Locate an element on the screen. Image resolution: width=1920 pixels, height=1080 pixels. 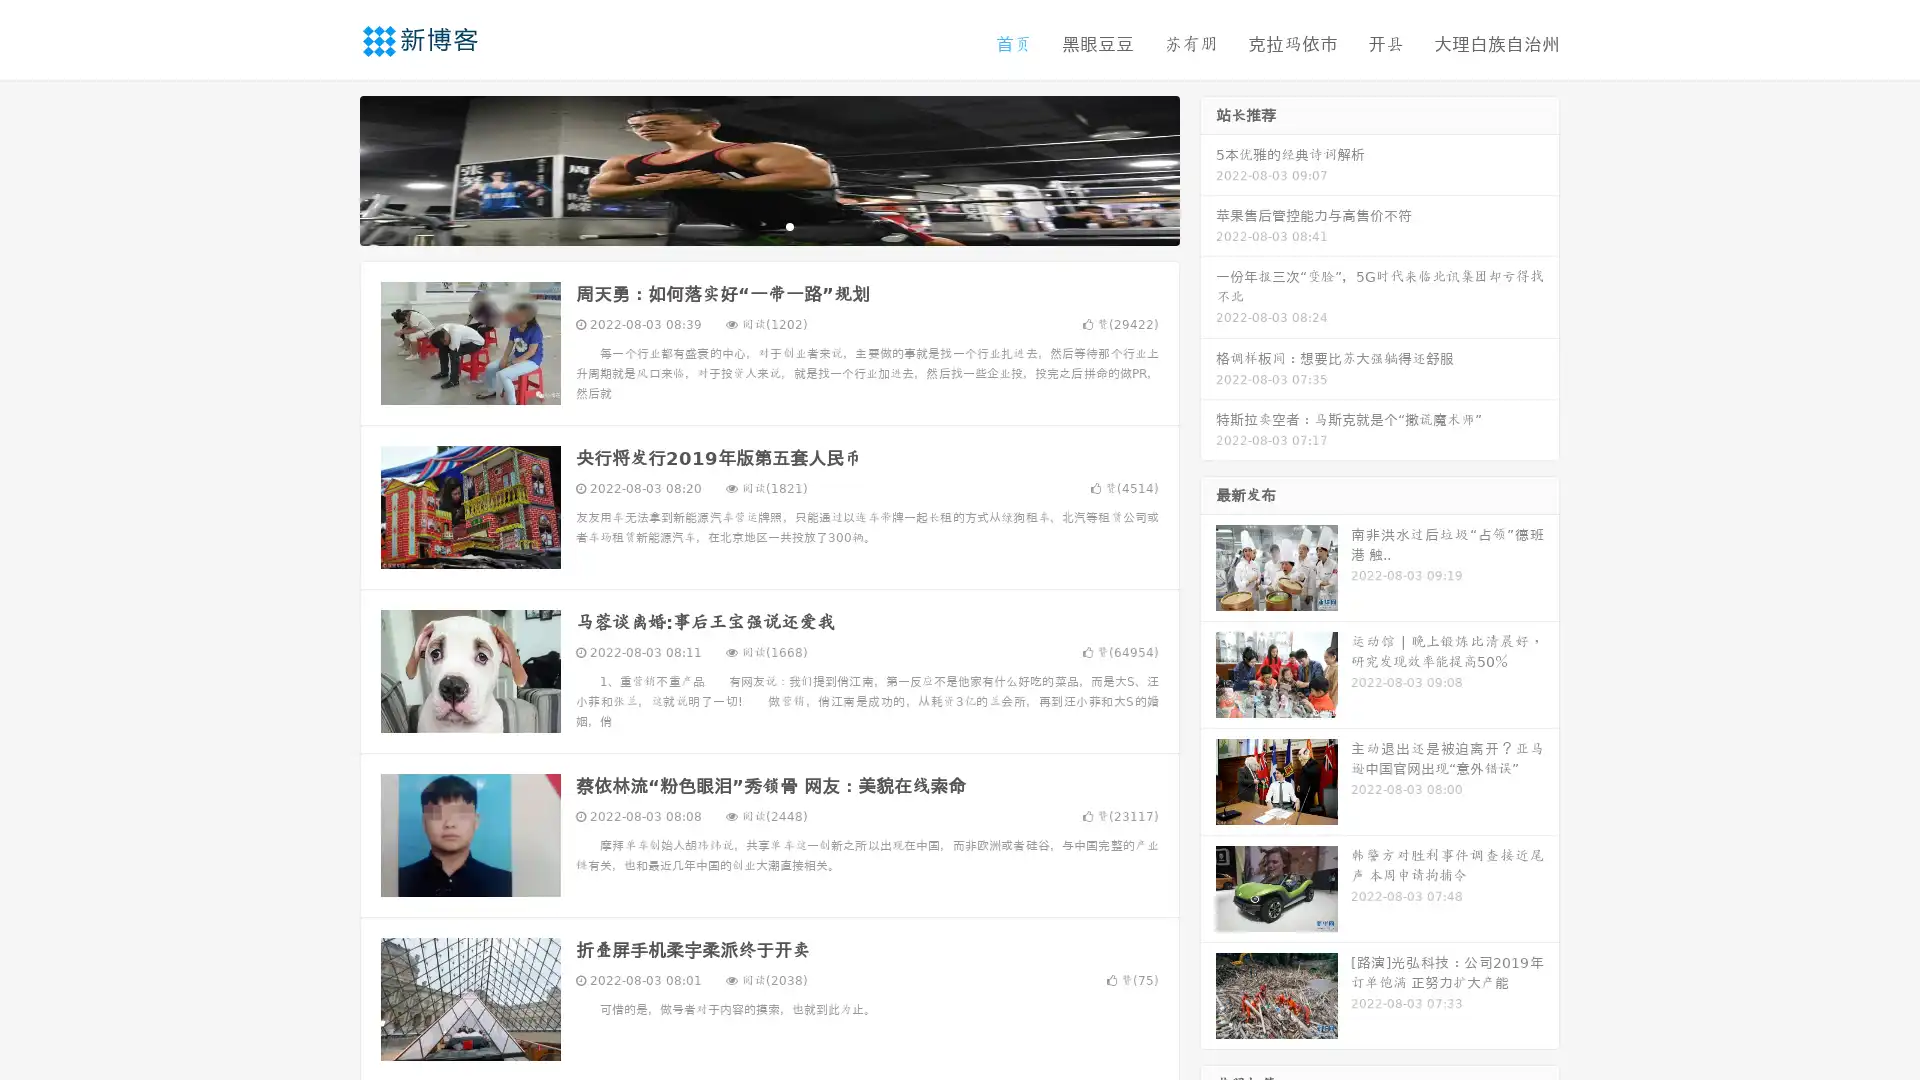
Go to slide 3 is located at coordinates (789, 225).